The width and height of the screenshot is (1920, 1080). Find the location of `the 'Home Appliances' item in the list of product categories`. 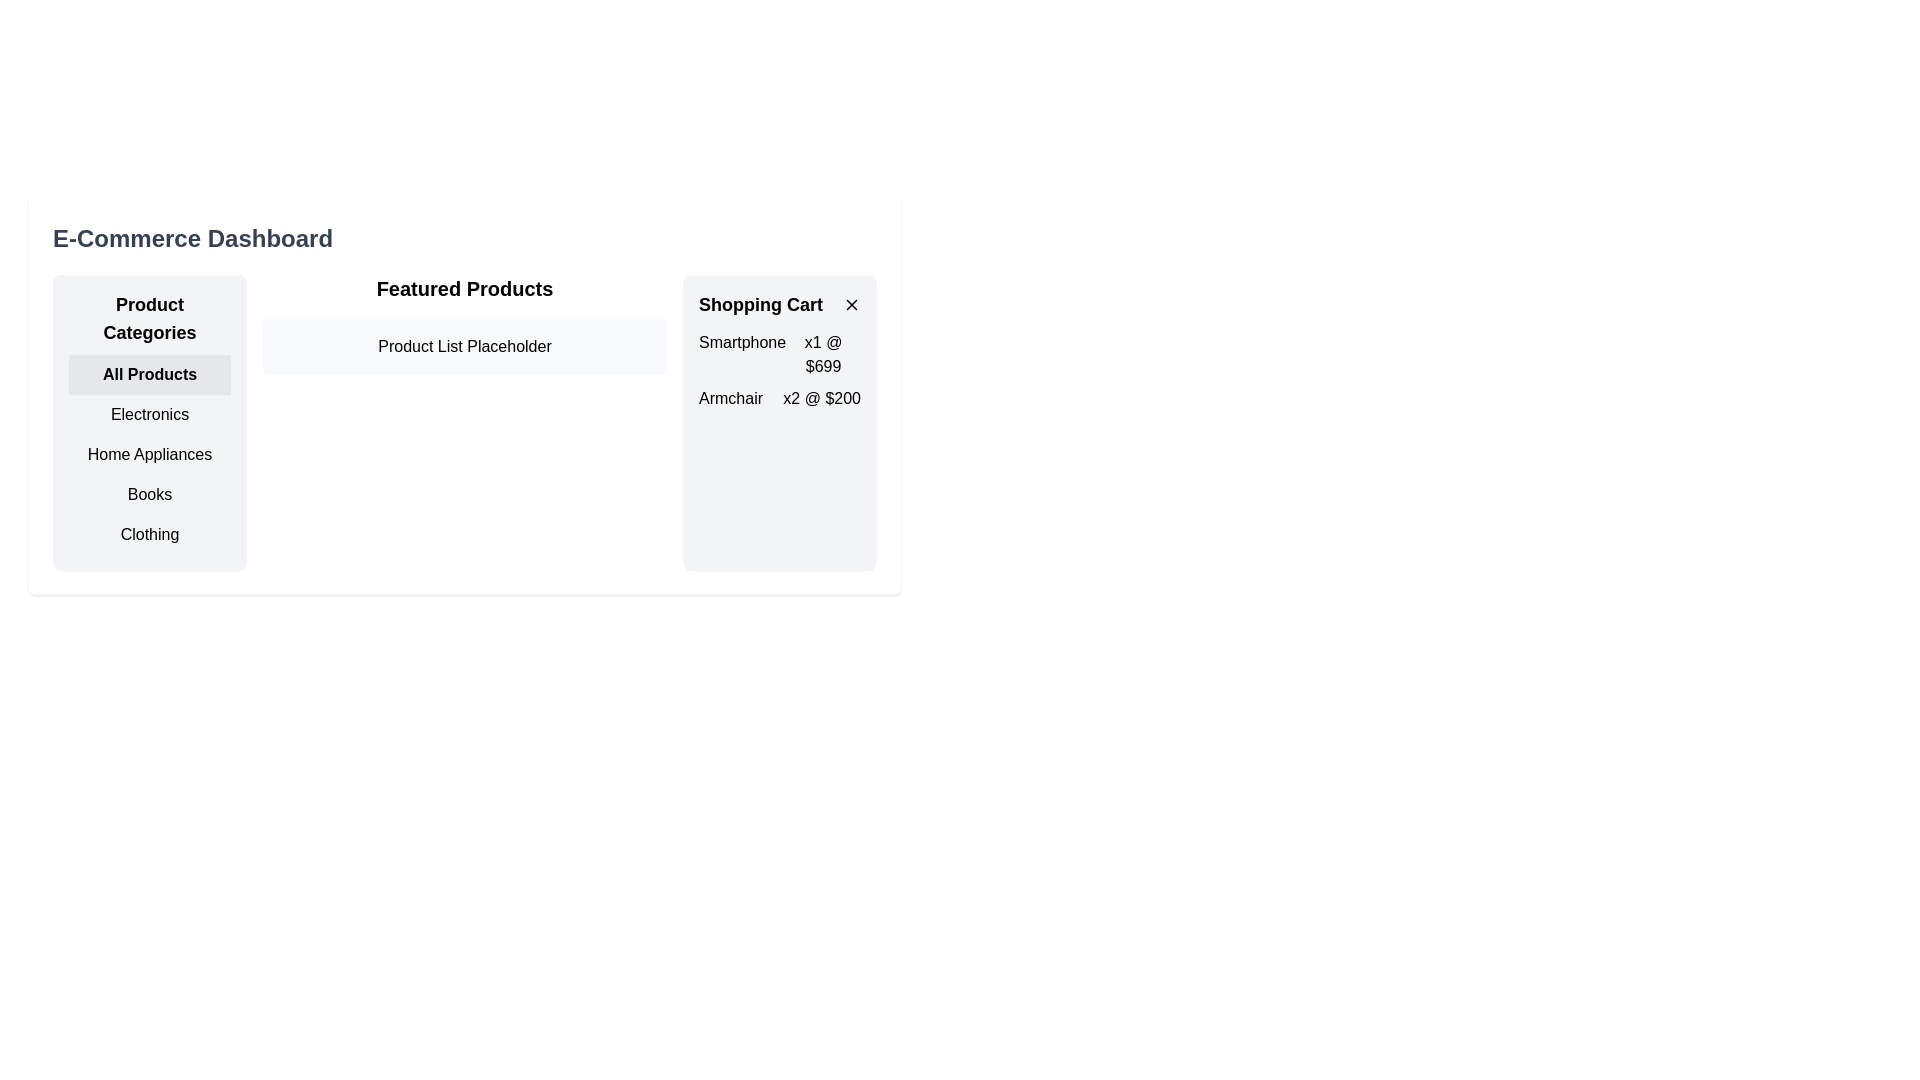

the 'Home Appliances' item in the list of product categories is located at coordinates (148, 455).